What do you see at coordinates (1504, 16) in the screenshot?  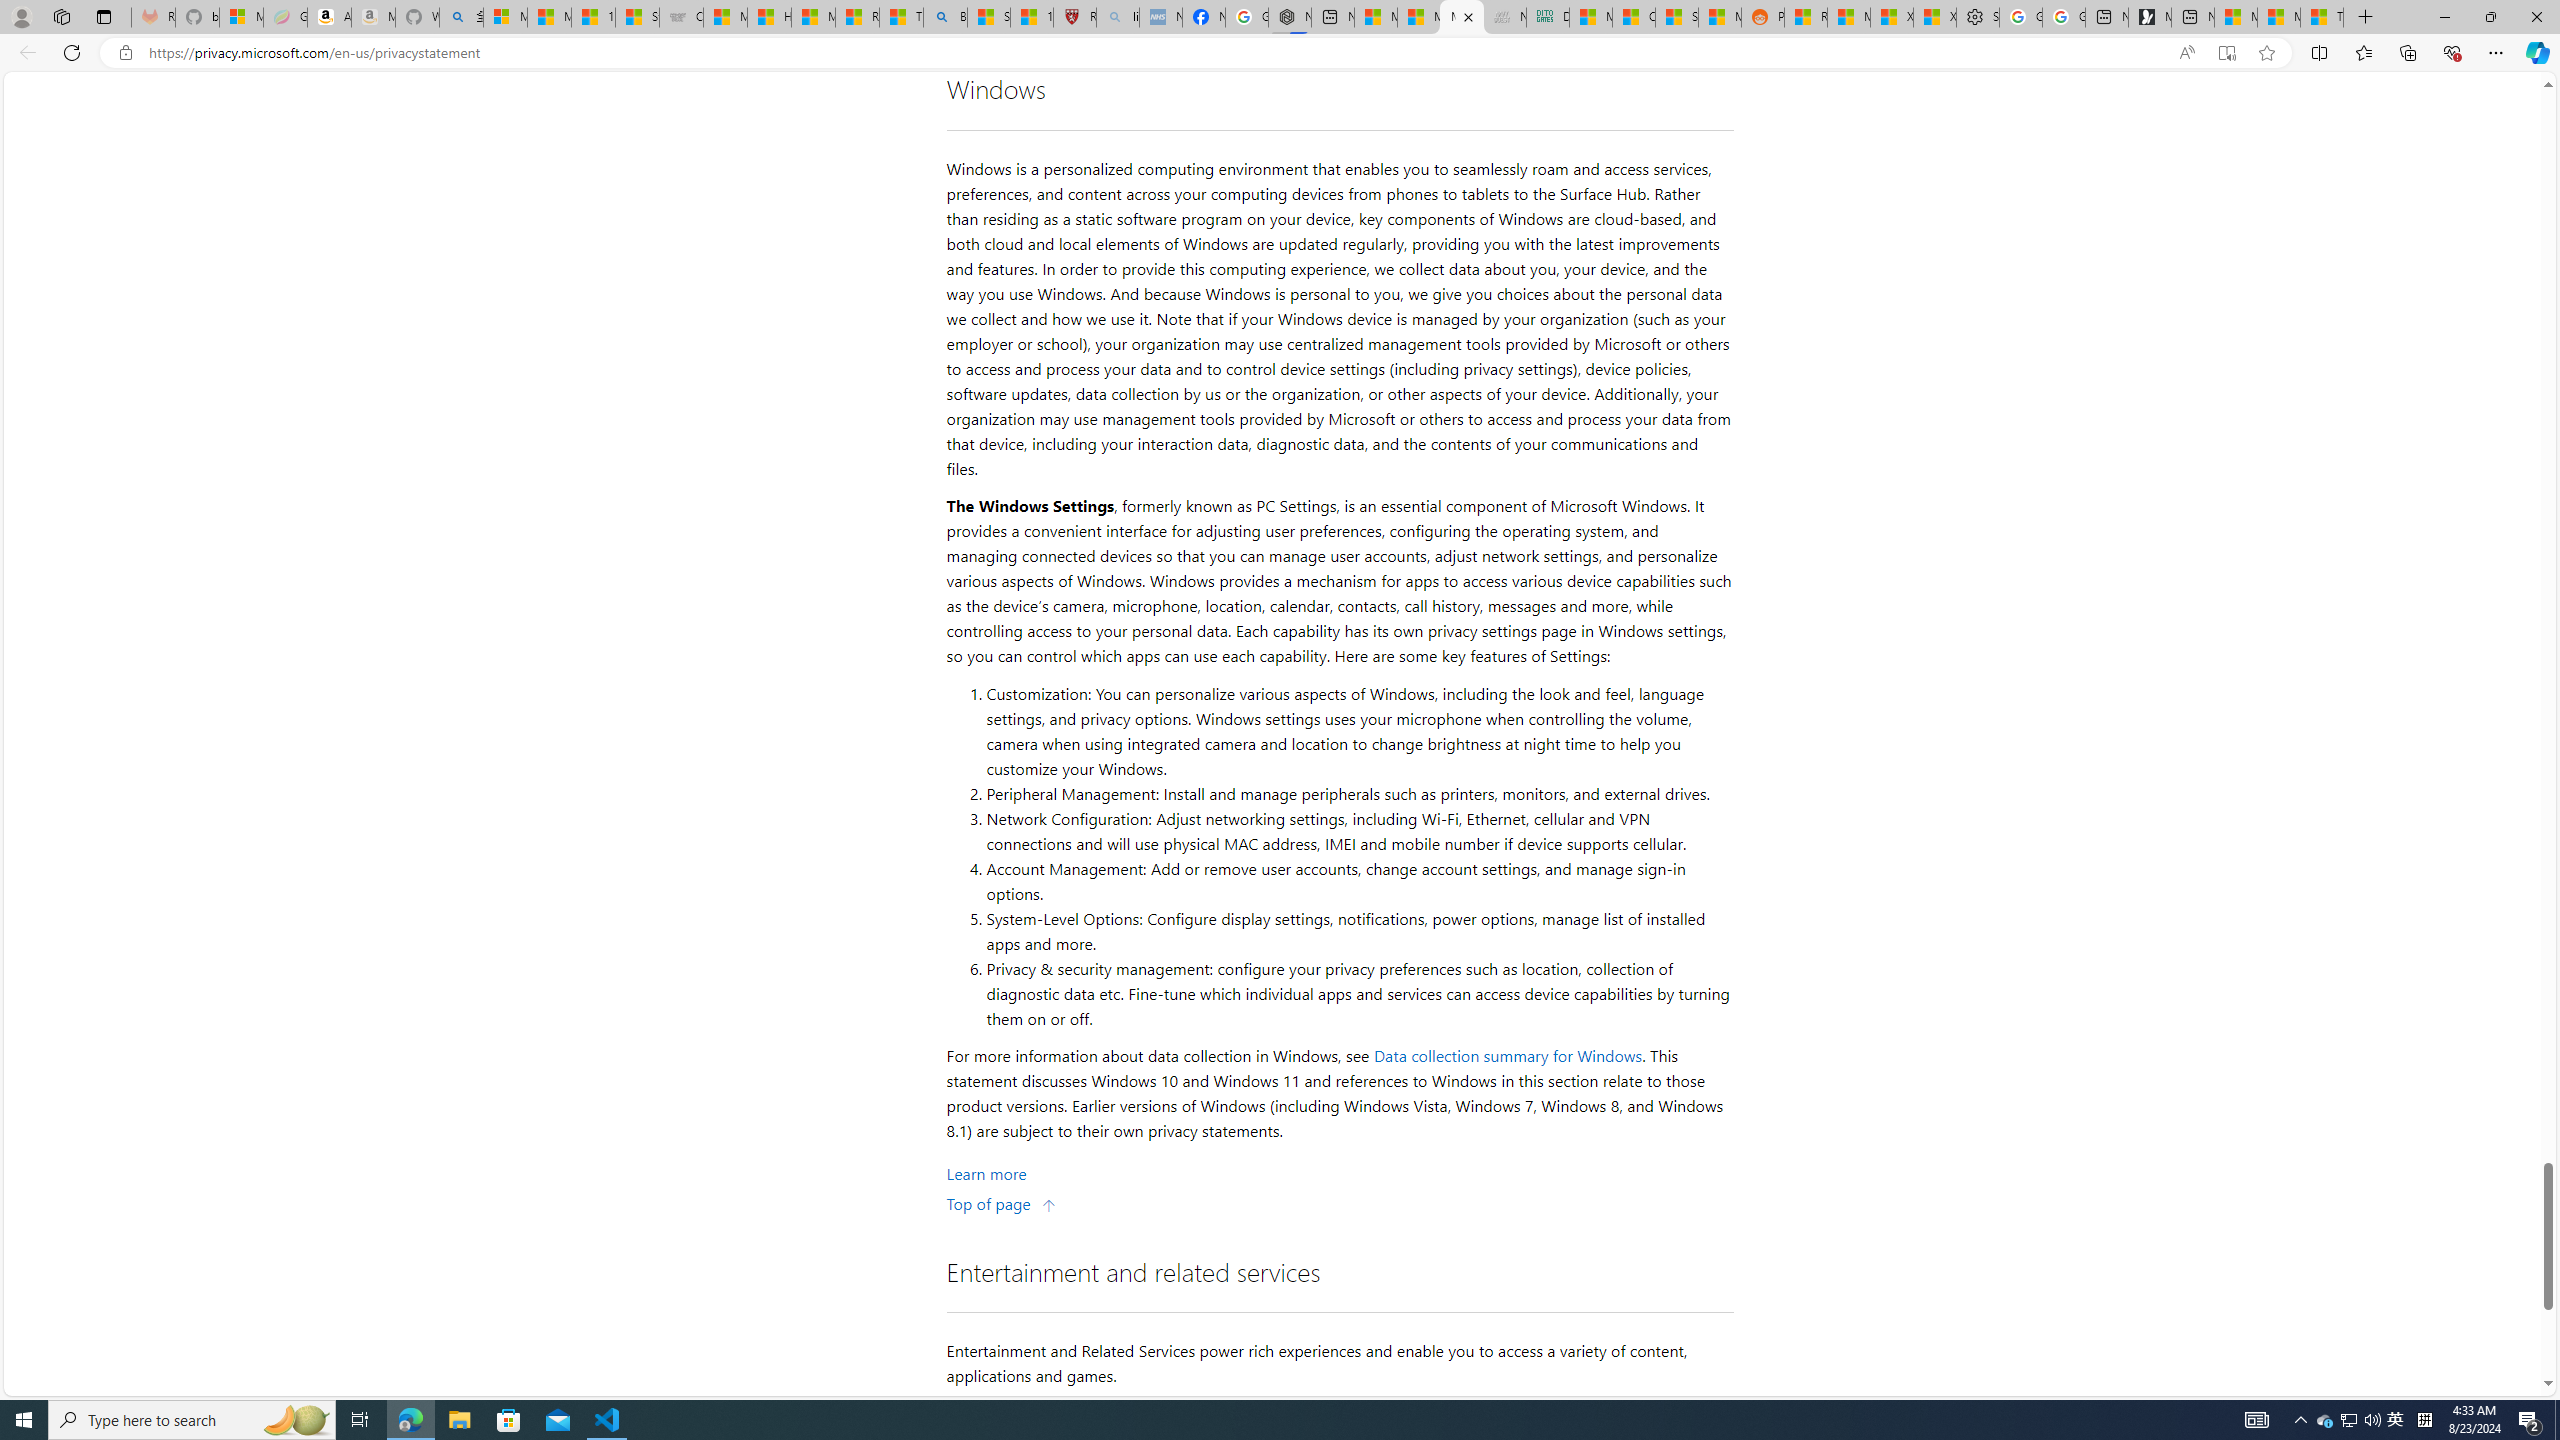 I see `'Navy Quest'` at bounding box center [1504, 16].